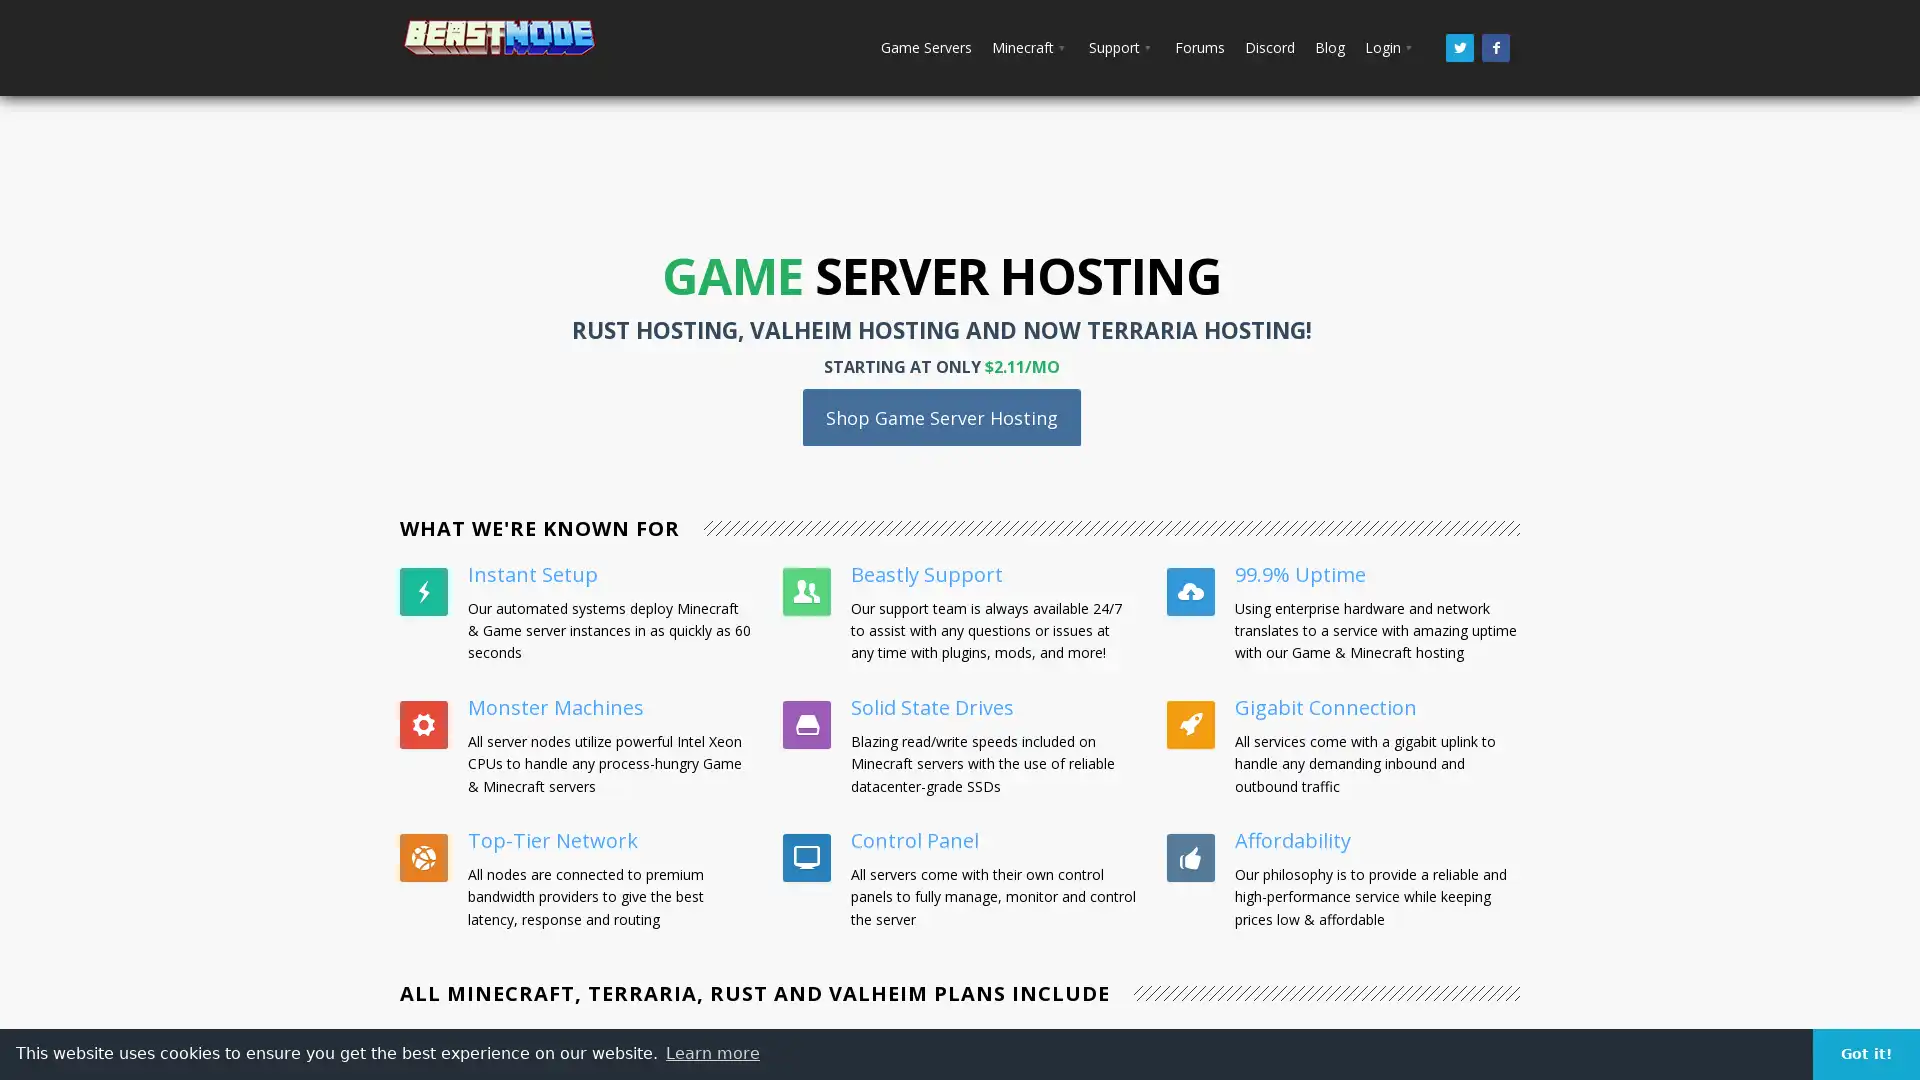  I want to click on learn more about cookies, so click(713, 1052).